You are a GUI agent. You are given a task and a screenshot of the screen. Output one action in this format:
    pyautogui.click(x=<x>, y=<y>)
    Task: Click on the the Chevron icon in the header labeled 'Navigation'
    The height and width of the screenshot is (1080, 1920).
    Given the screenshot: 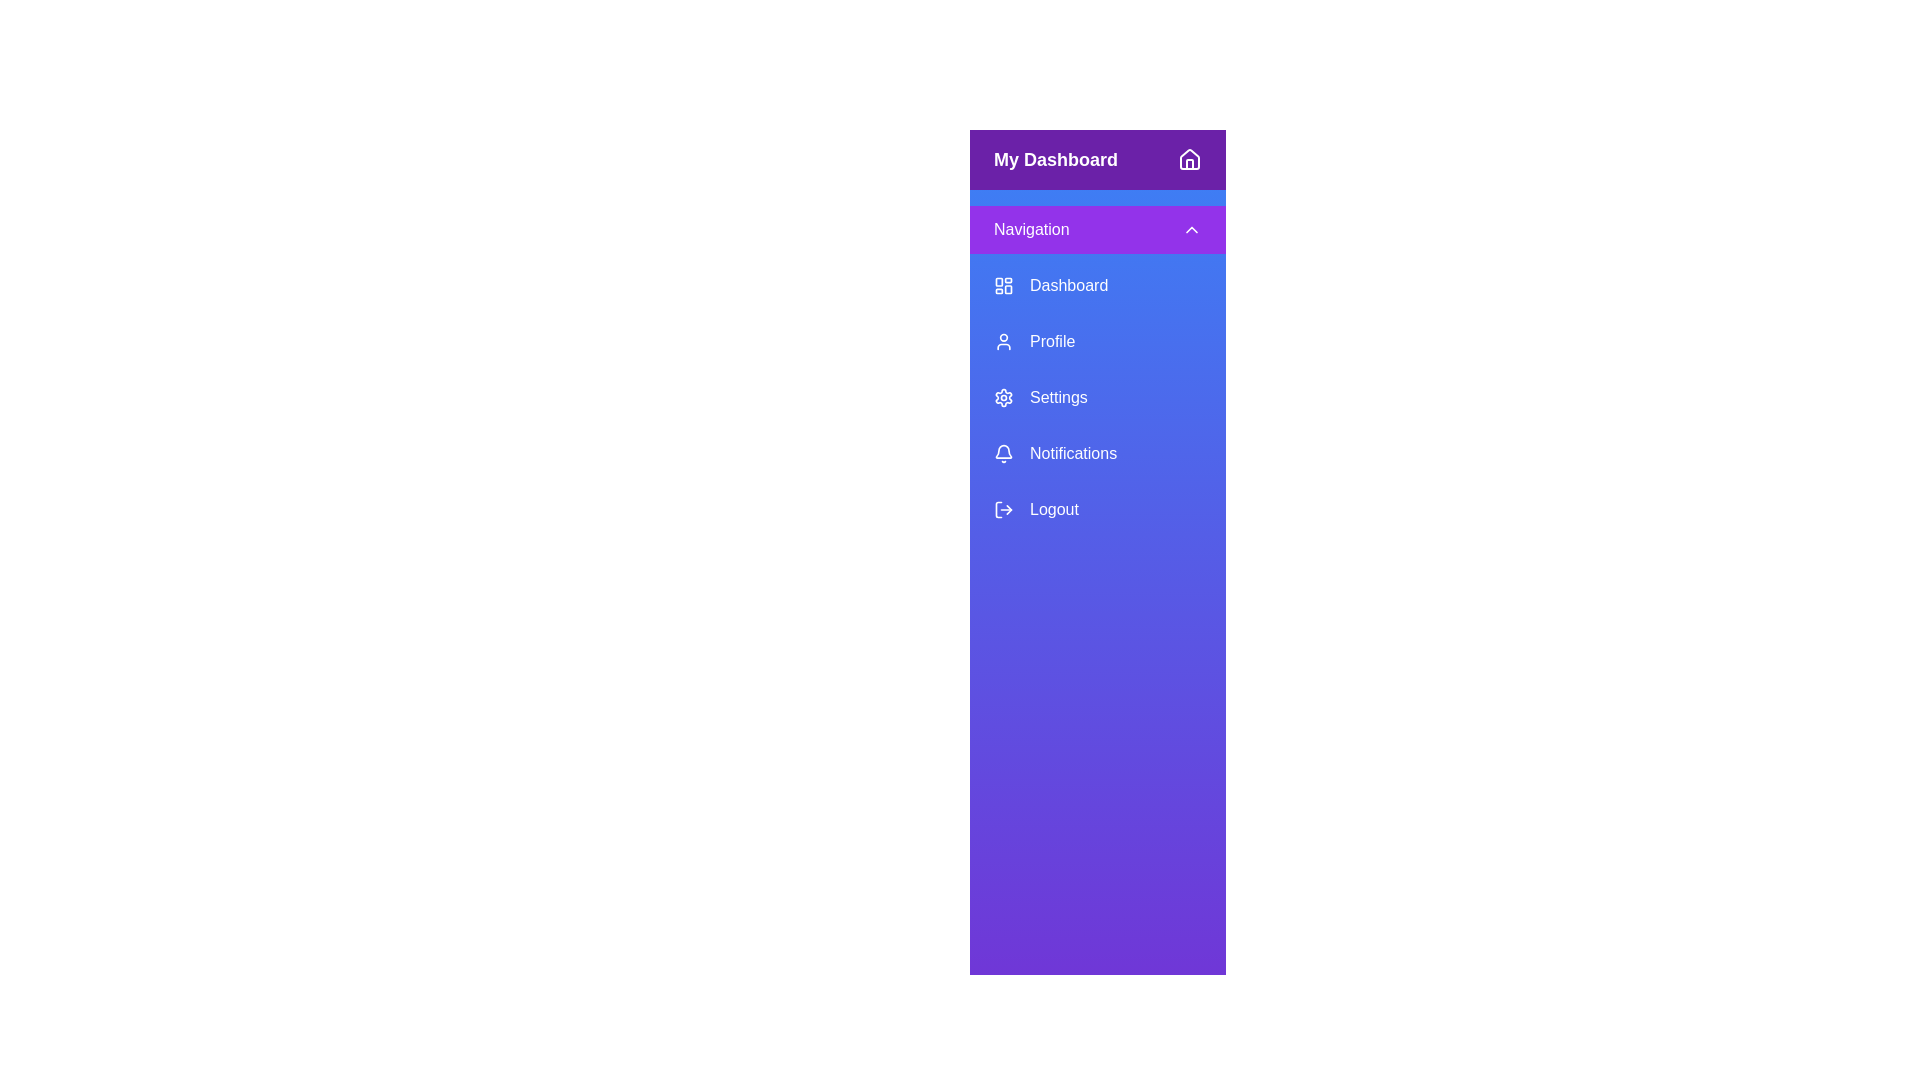 What is the action you would take?
    pyautogui.click(x=1191, y=229)
    